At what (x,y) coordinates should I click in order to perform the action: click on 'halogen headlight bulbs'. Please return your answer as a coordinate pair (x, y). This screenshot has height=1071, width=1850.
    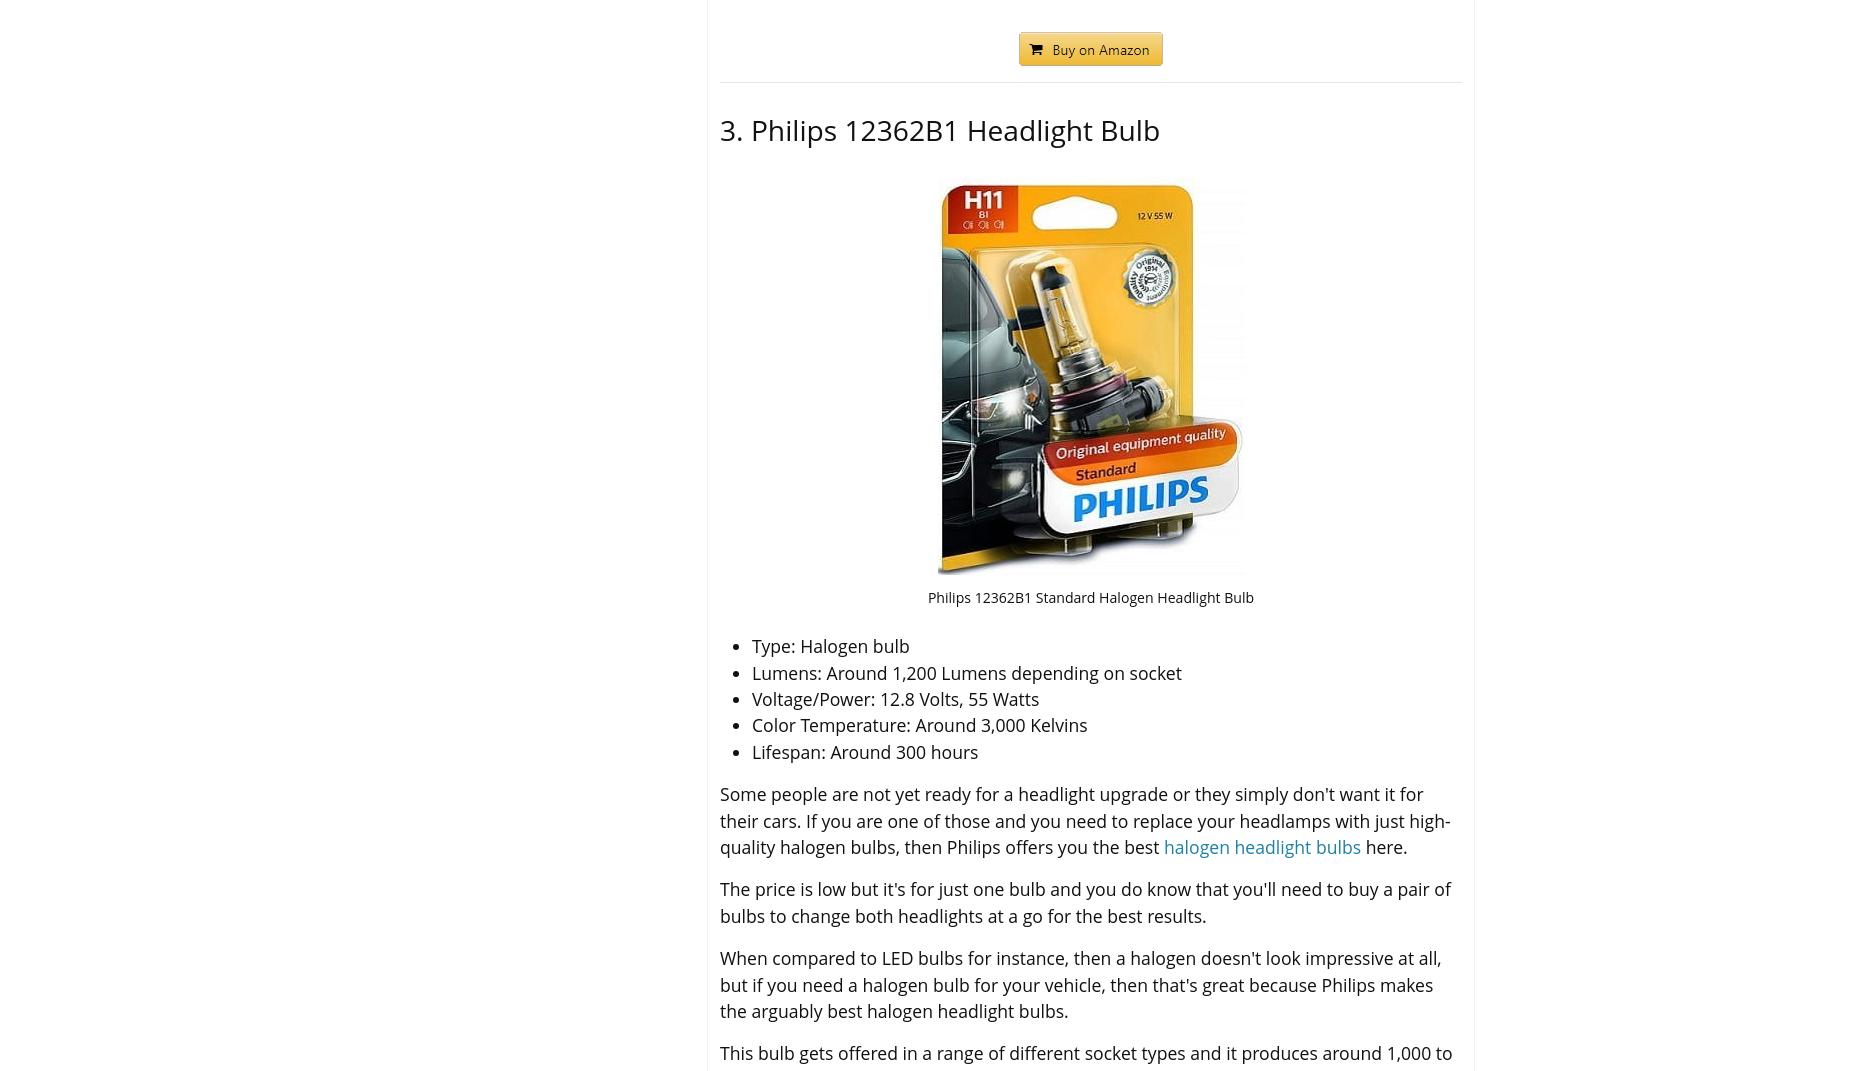
    Looking at the image, I should click on (1261, 846).